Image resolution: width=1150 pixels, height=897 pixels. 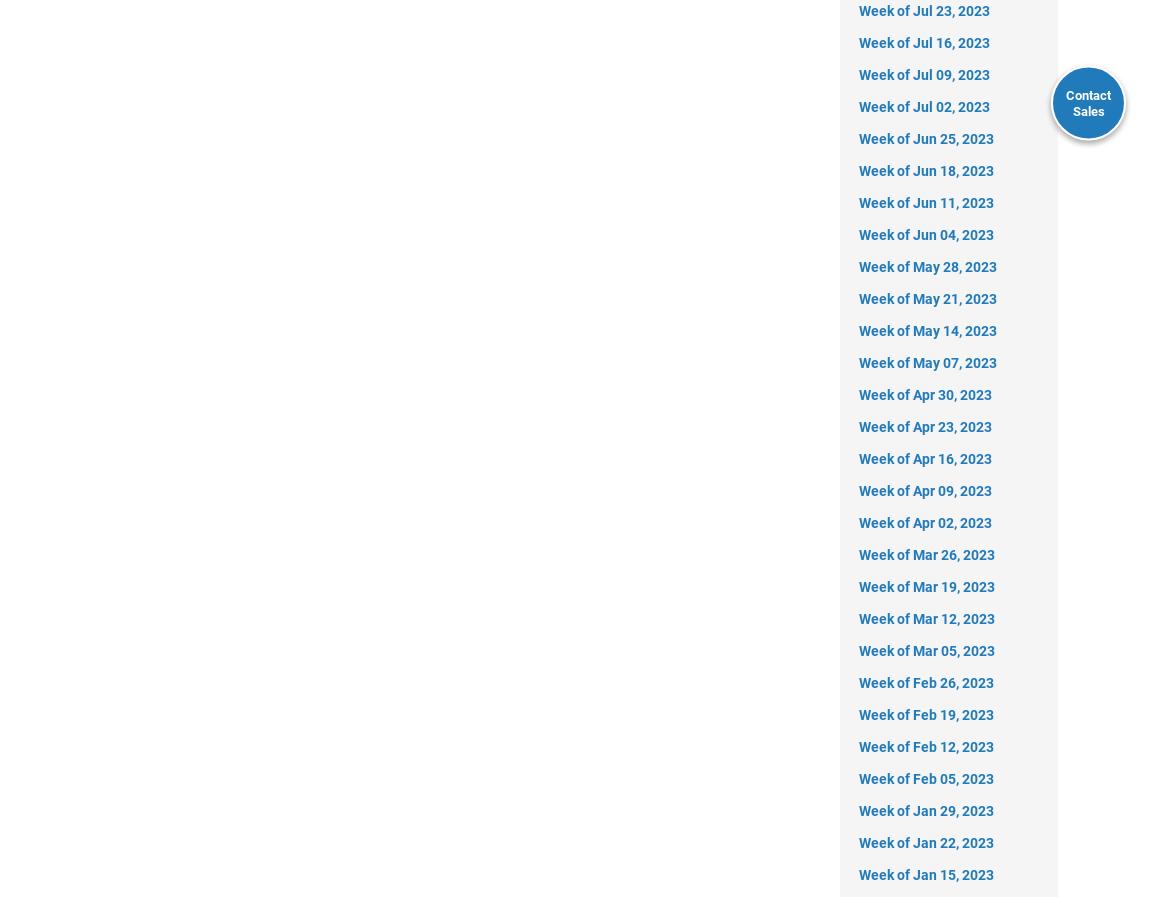 What do you see at coordinates (927, 618) in the screenshot?
I see `'Week of Mar 12, 2023'` at bounding box center [927, 618].